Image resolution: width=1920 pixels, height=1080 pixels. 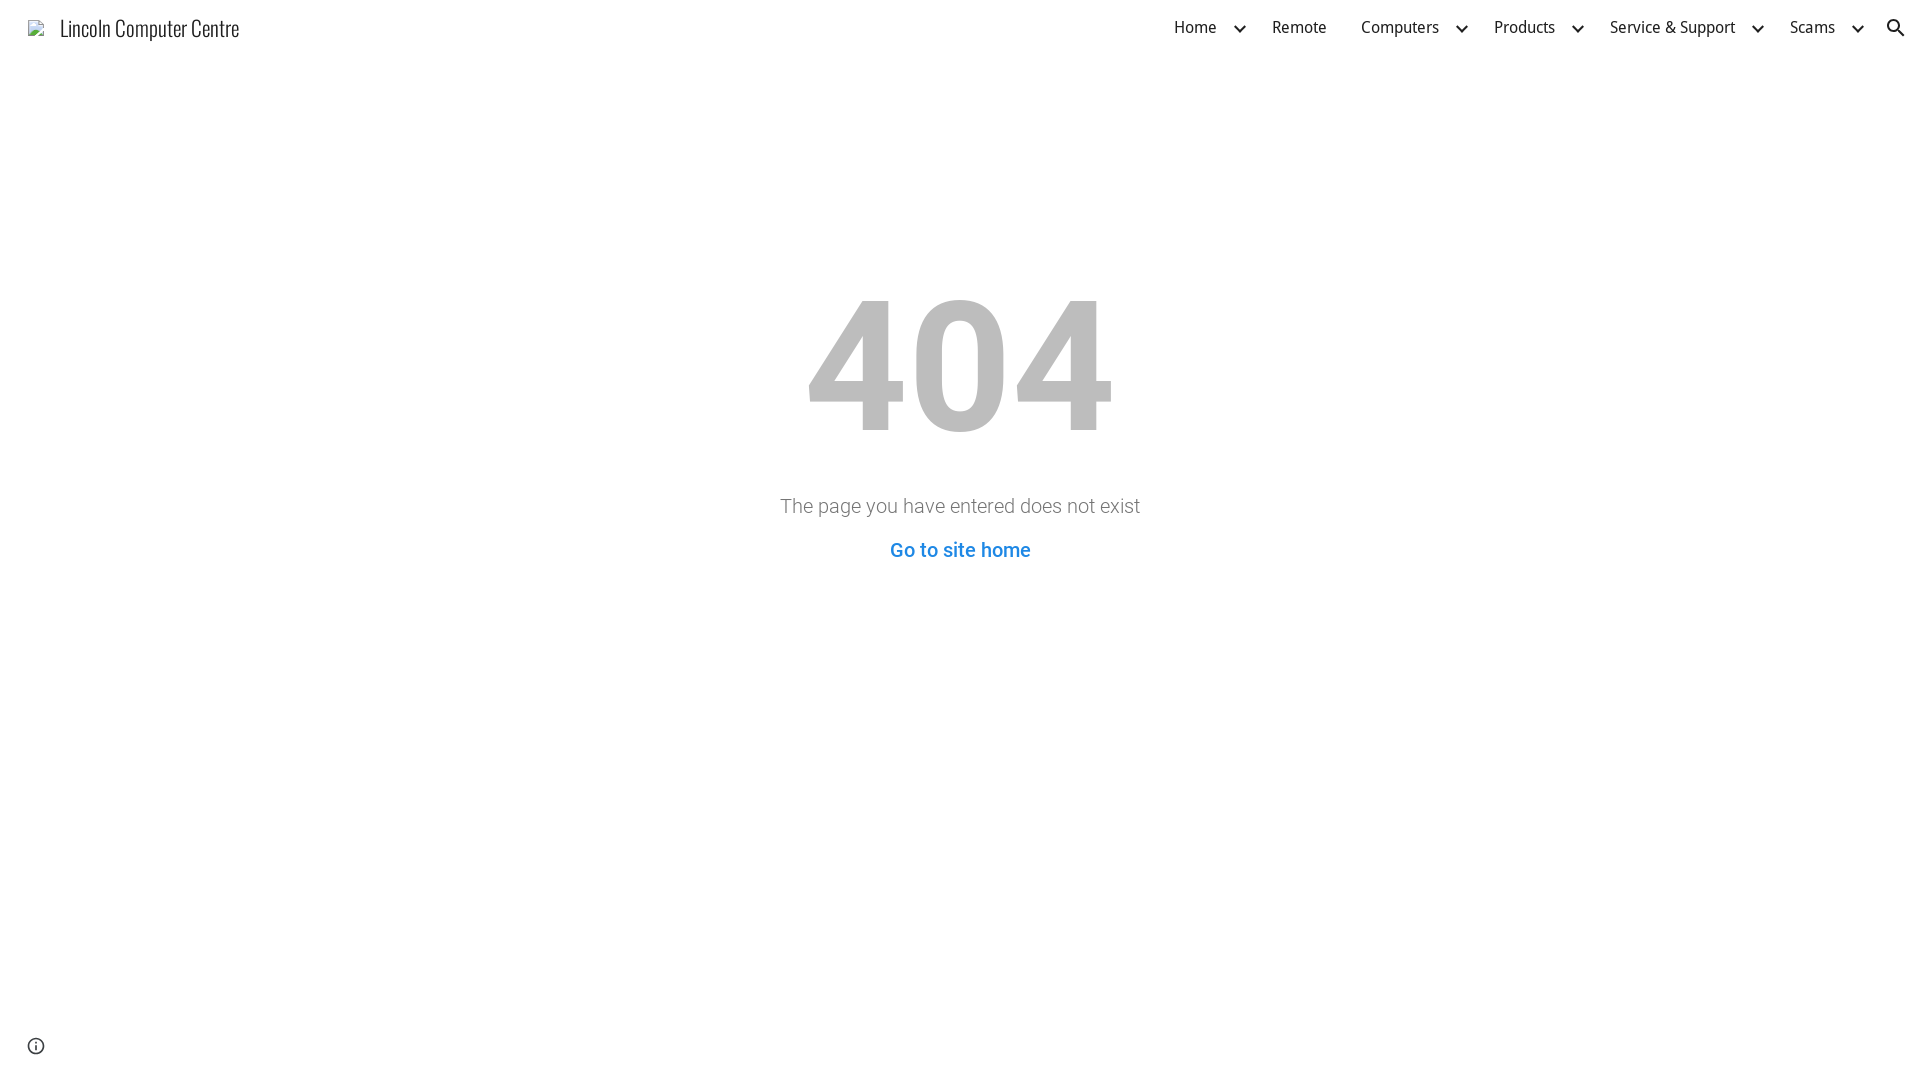 What do you see at coordinates (1460, 27) in the screenshot?
I see `'Expand/Collapse'` at bounding box center [1460, 27].